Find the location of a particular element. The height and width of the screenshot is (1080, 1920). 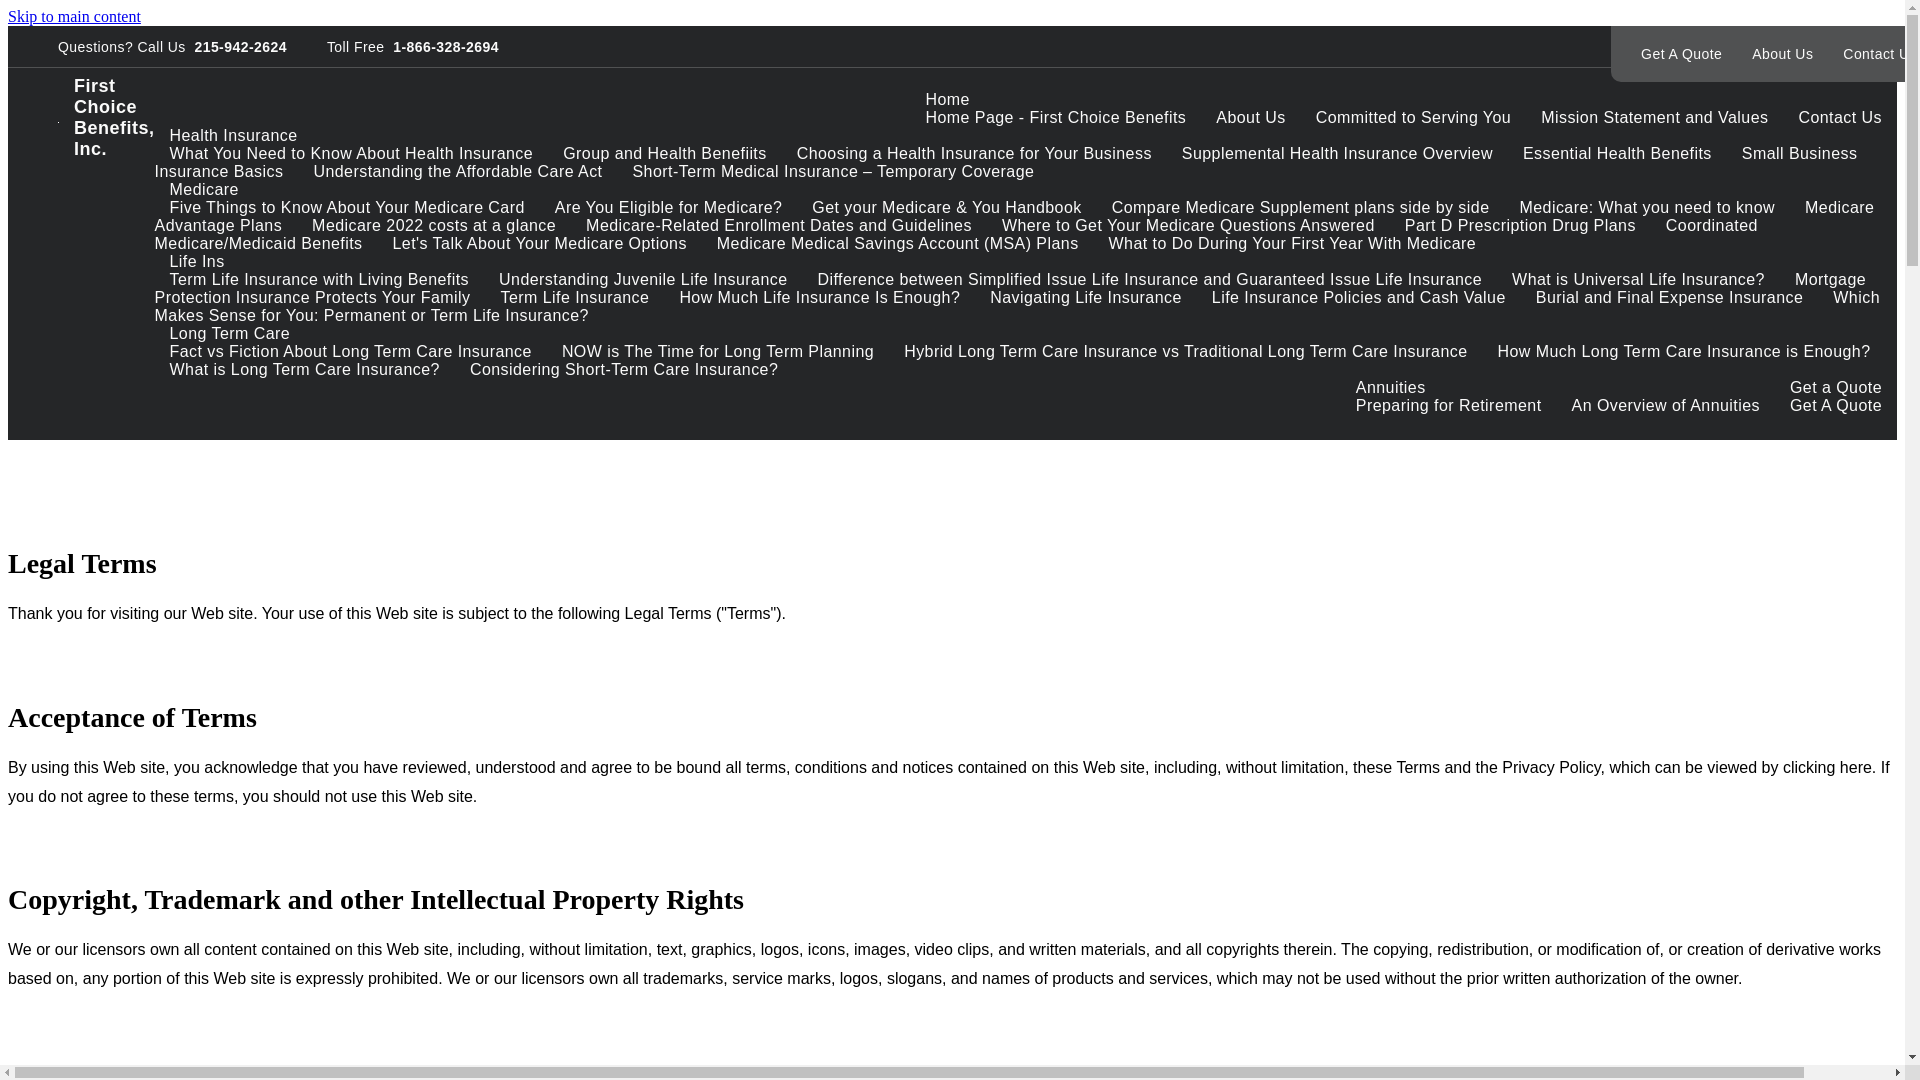

'Compare Medicare Supplement plans side by side' is located at coordinates (1300, 207).